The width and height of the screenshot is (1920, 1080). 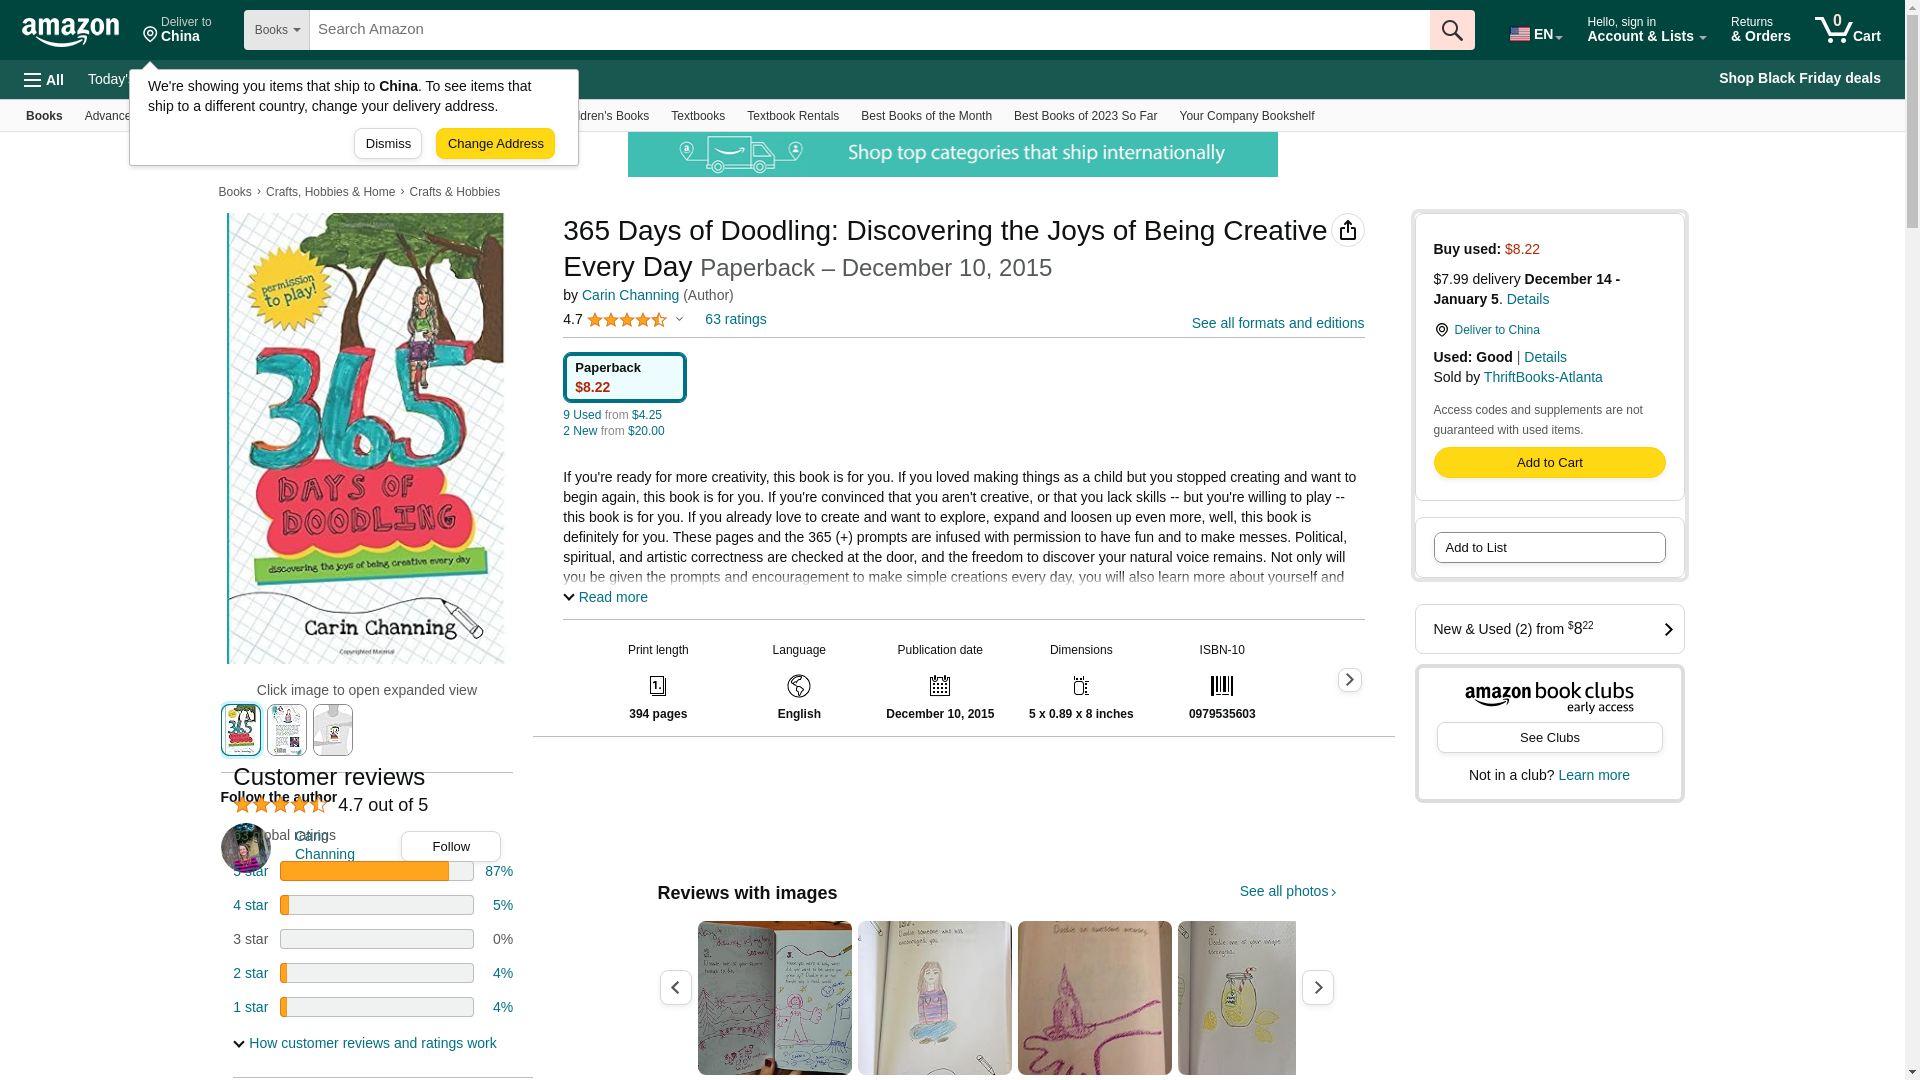 I want to click on '63 ratings', so click(x=734, y=318).